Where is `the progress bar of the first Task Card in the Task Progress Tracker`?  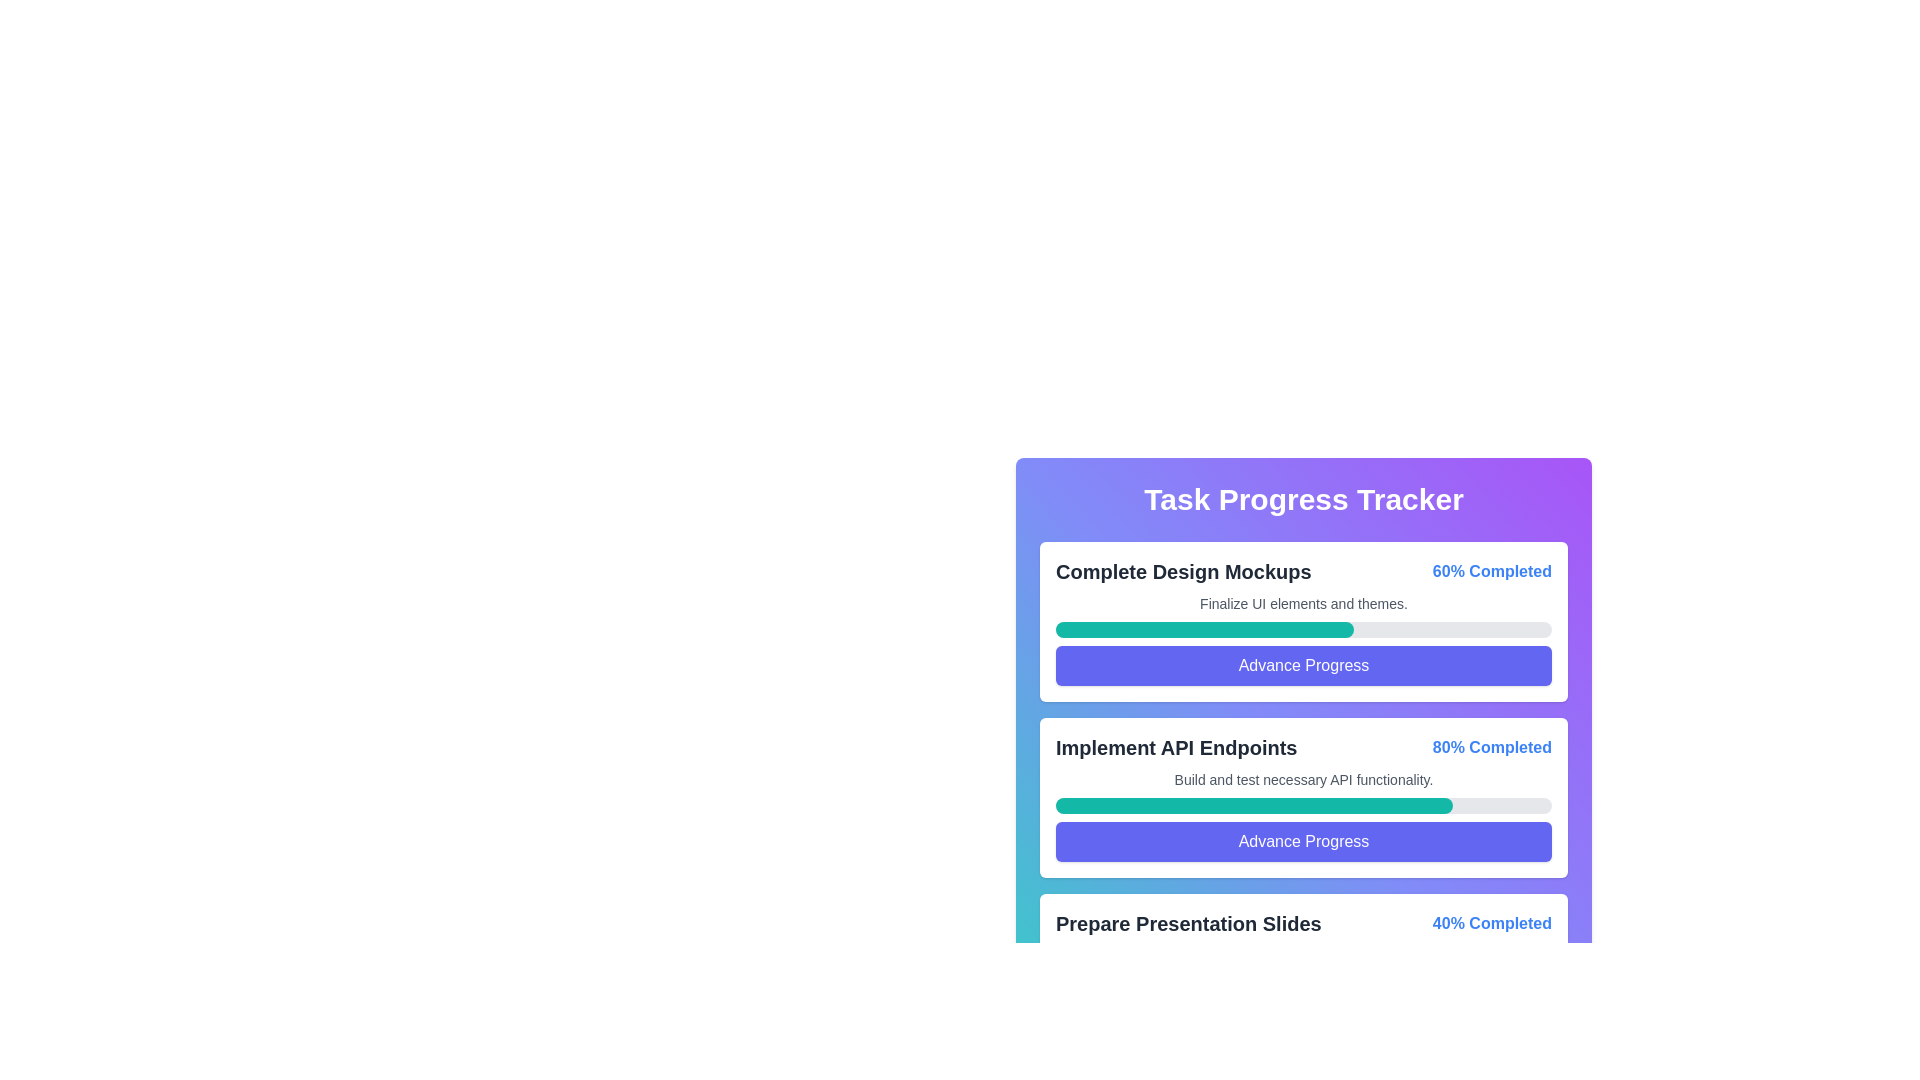 the progress bar of the first Task Card in the Task Progress Tracker is located at coordinates (1304, 620).